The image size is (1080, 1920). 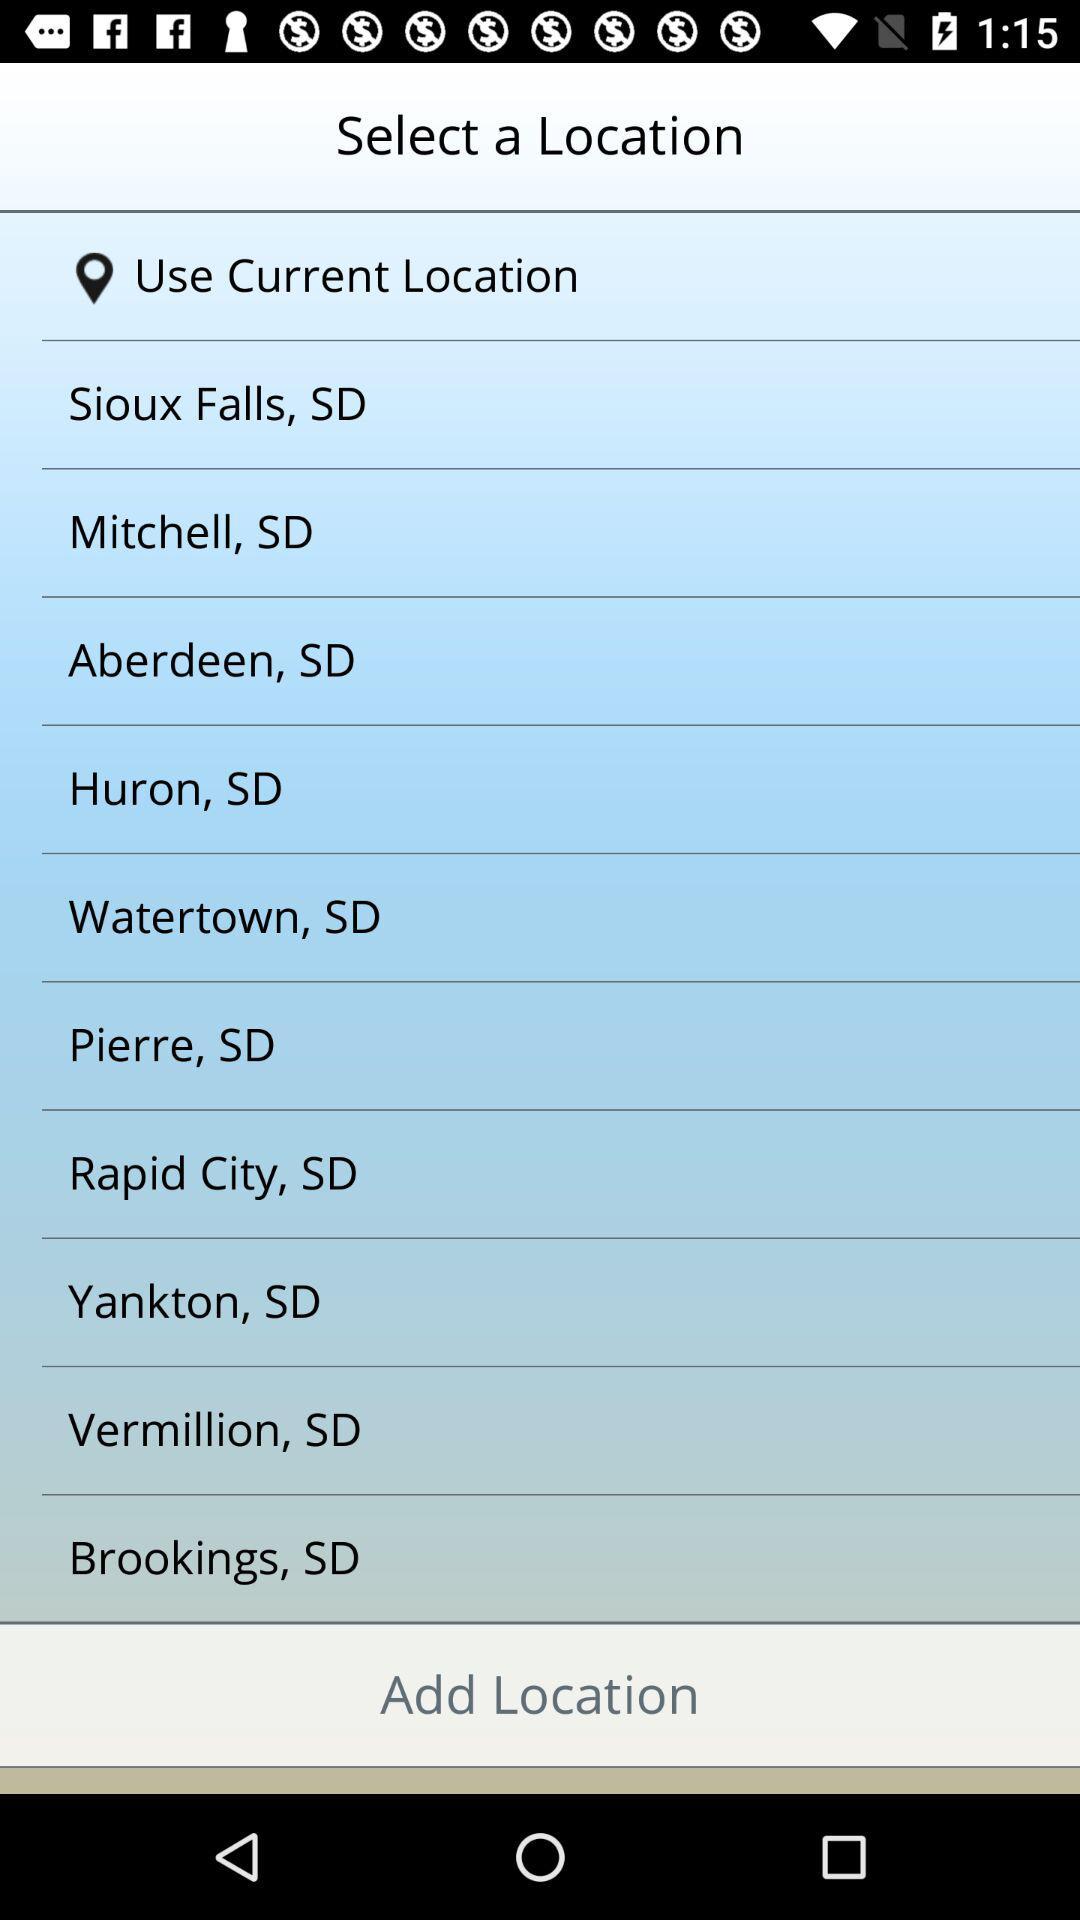 What do you see at coordinates (547, 275) in the screenshot?
I see `the text which is under the text select a location` at bounding box center [547, 275].